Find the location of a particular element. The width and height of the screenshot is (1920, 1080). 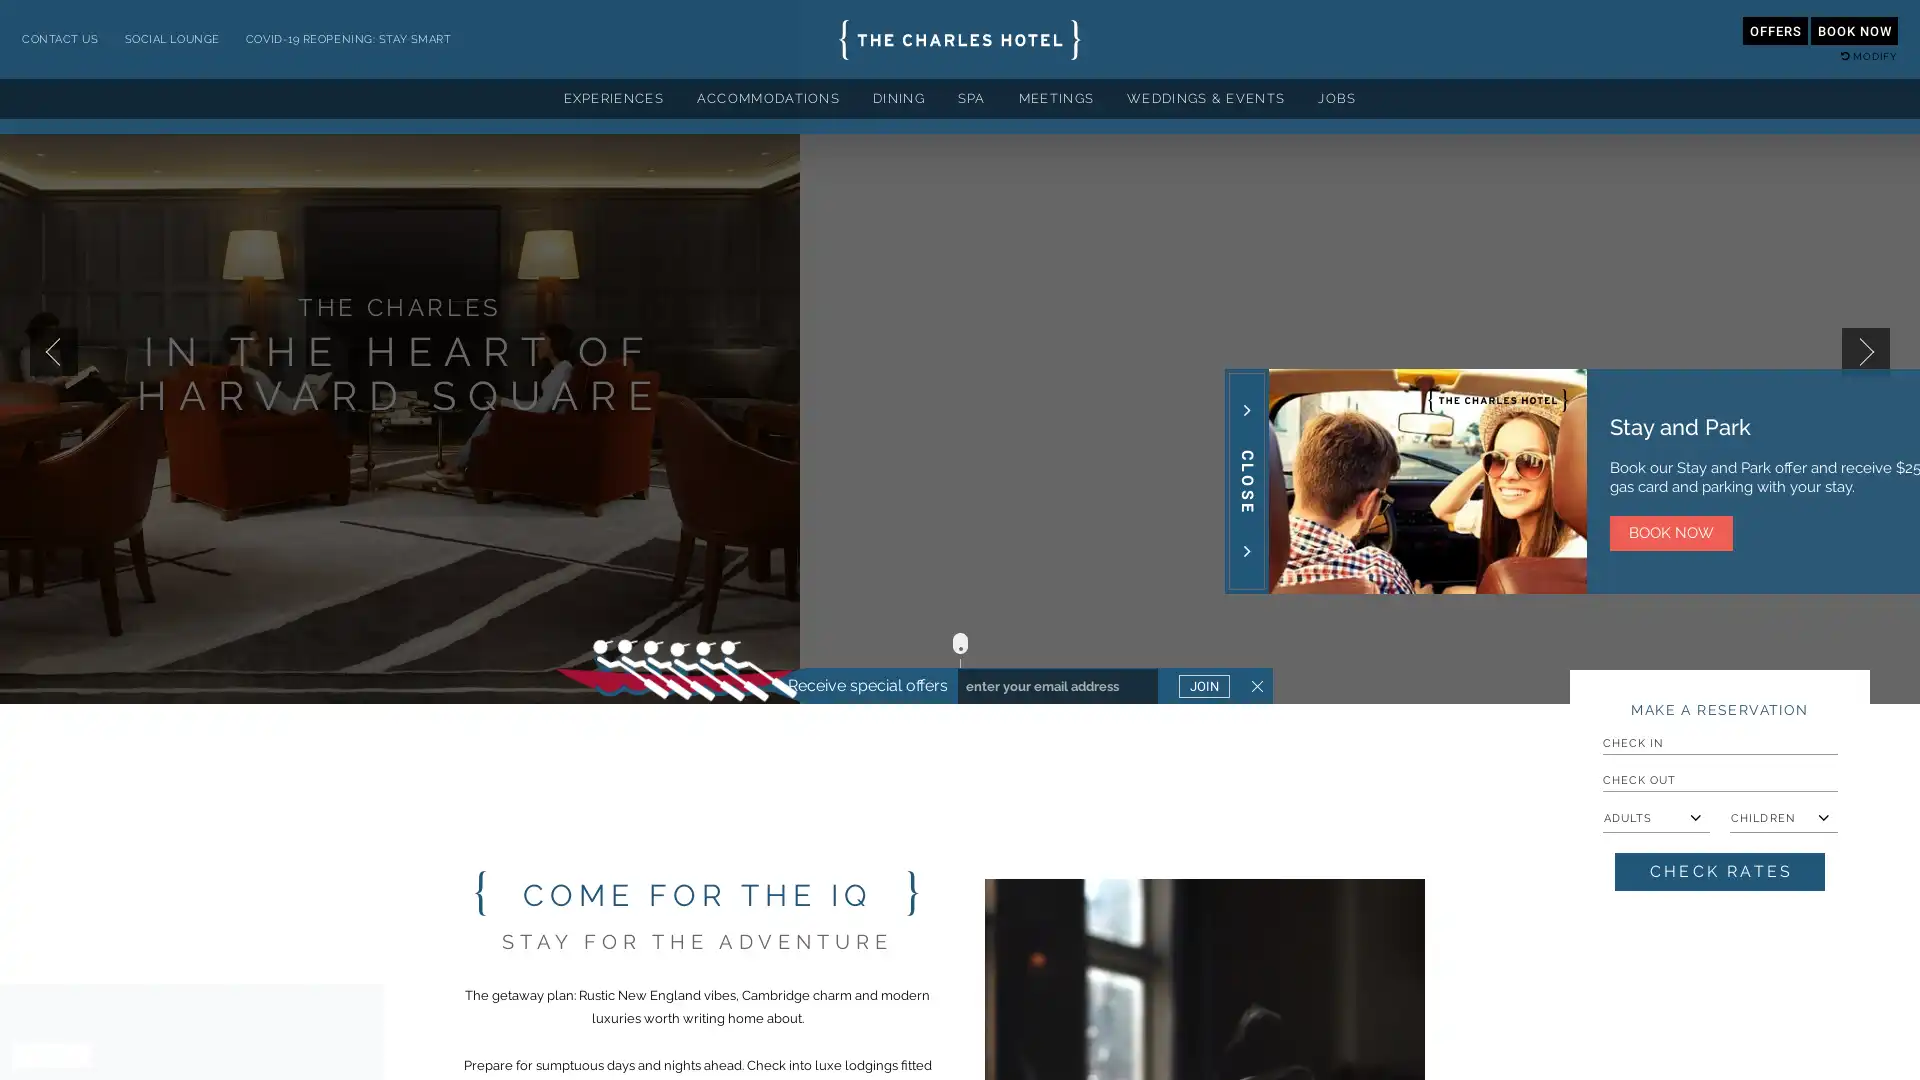

Close is located at coordinates (1214, 481).